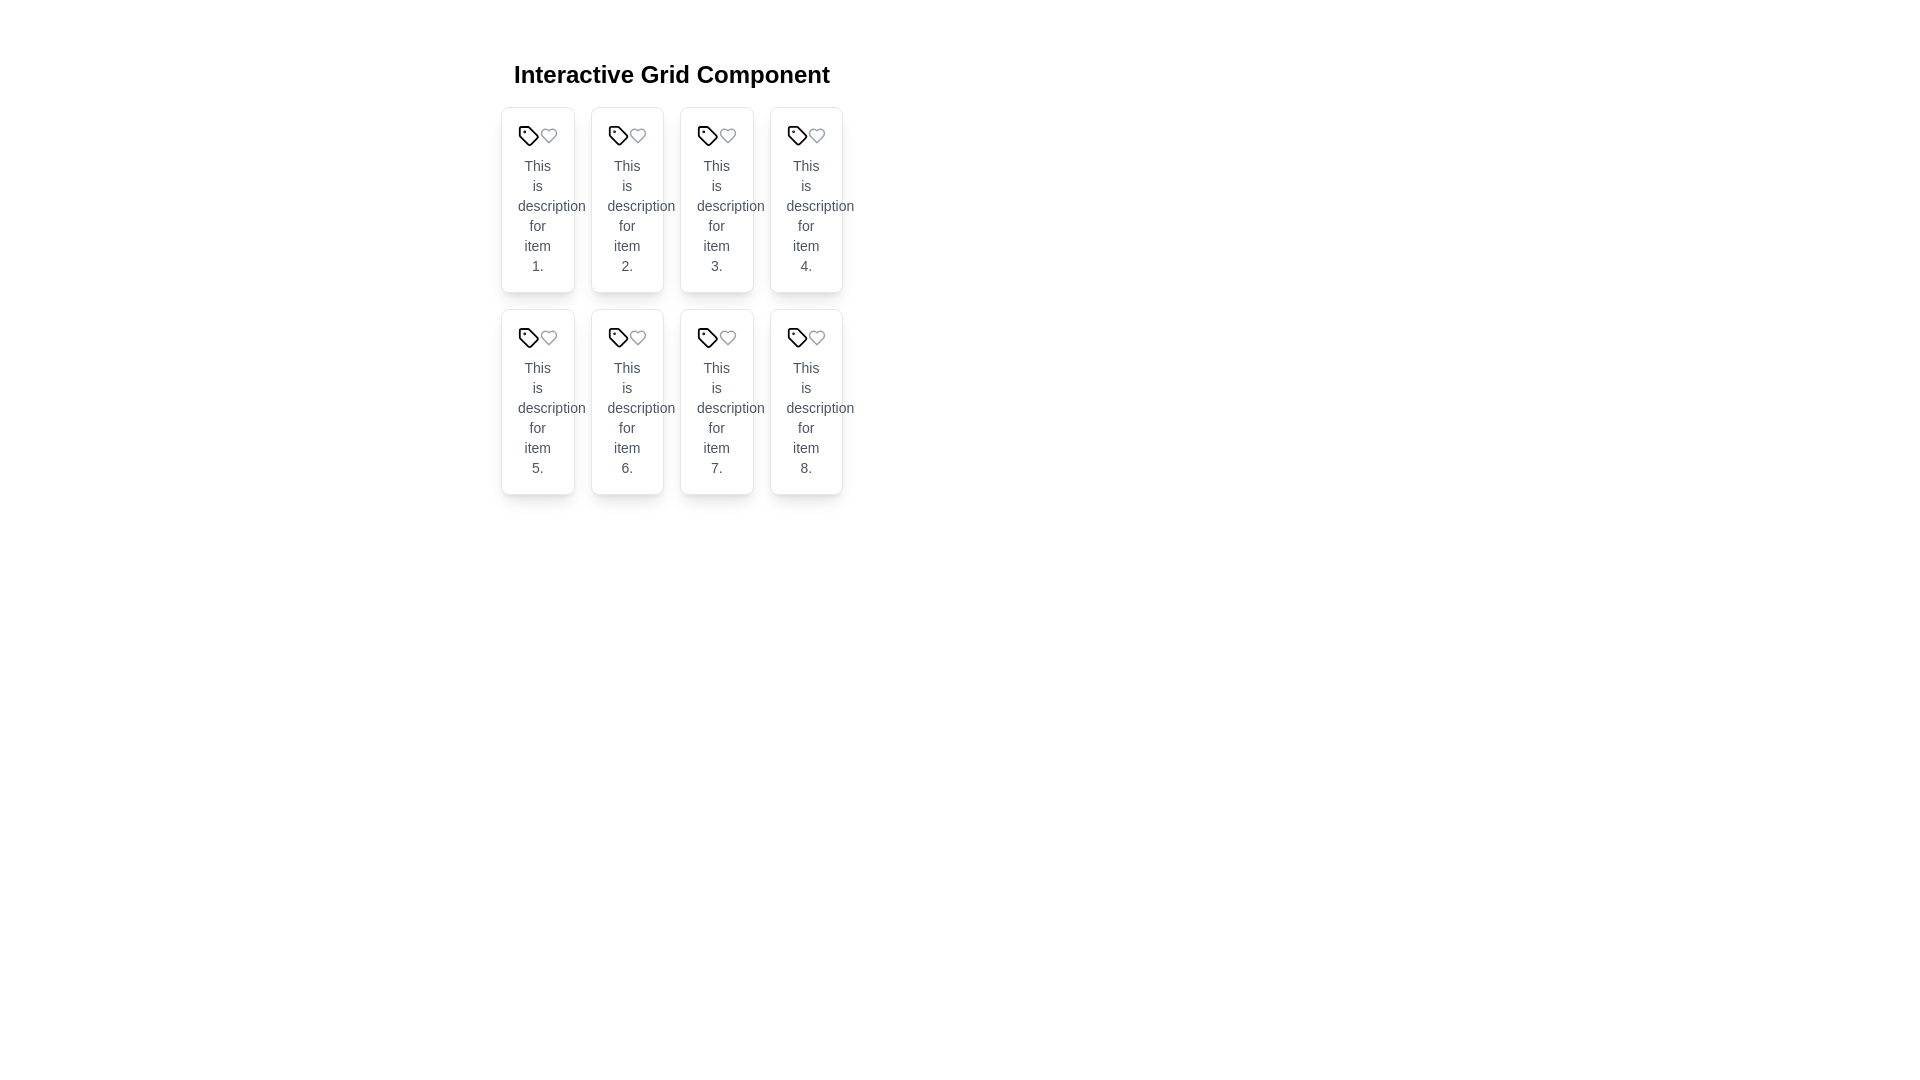 This screenshot has width=1920, height=1080. What do you see at coordinates (796, 135) in the screenshot?
I see `the vector graphic icon resembling a tag, located in the fourth tile of the 'Interactive Grid Component', which features a rectangular body with a diagonal cut and a circle at the top left` at bounding box center [796, 135].